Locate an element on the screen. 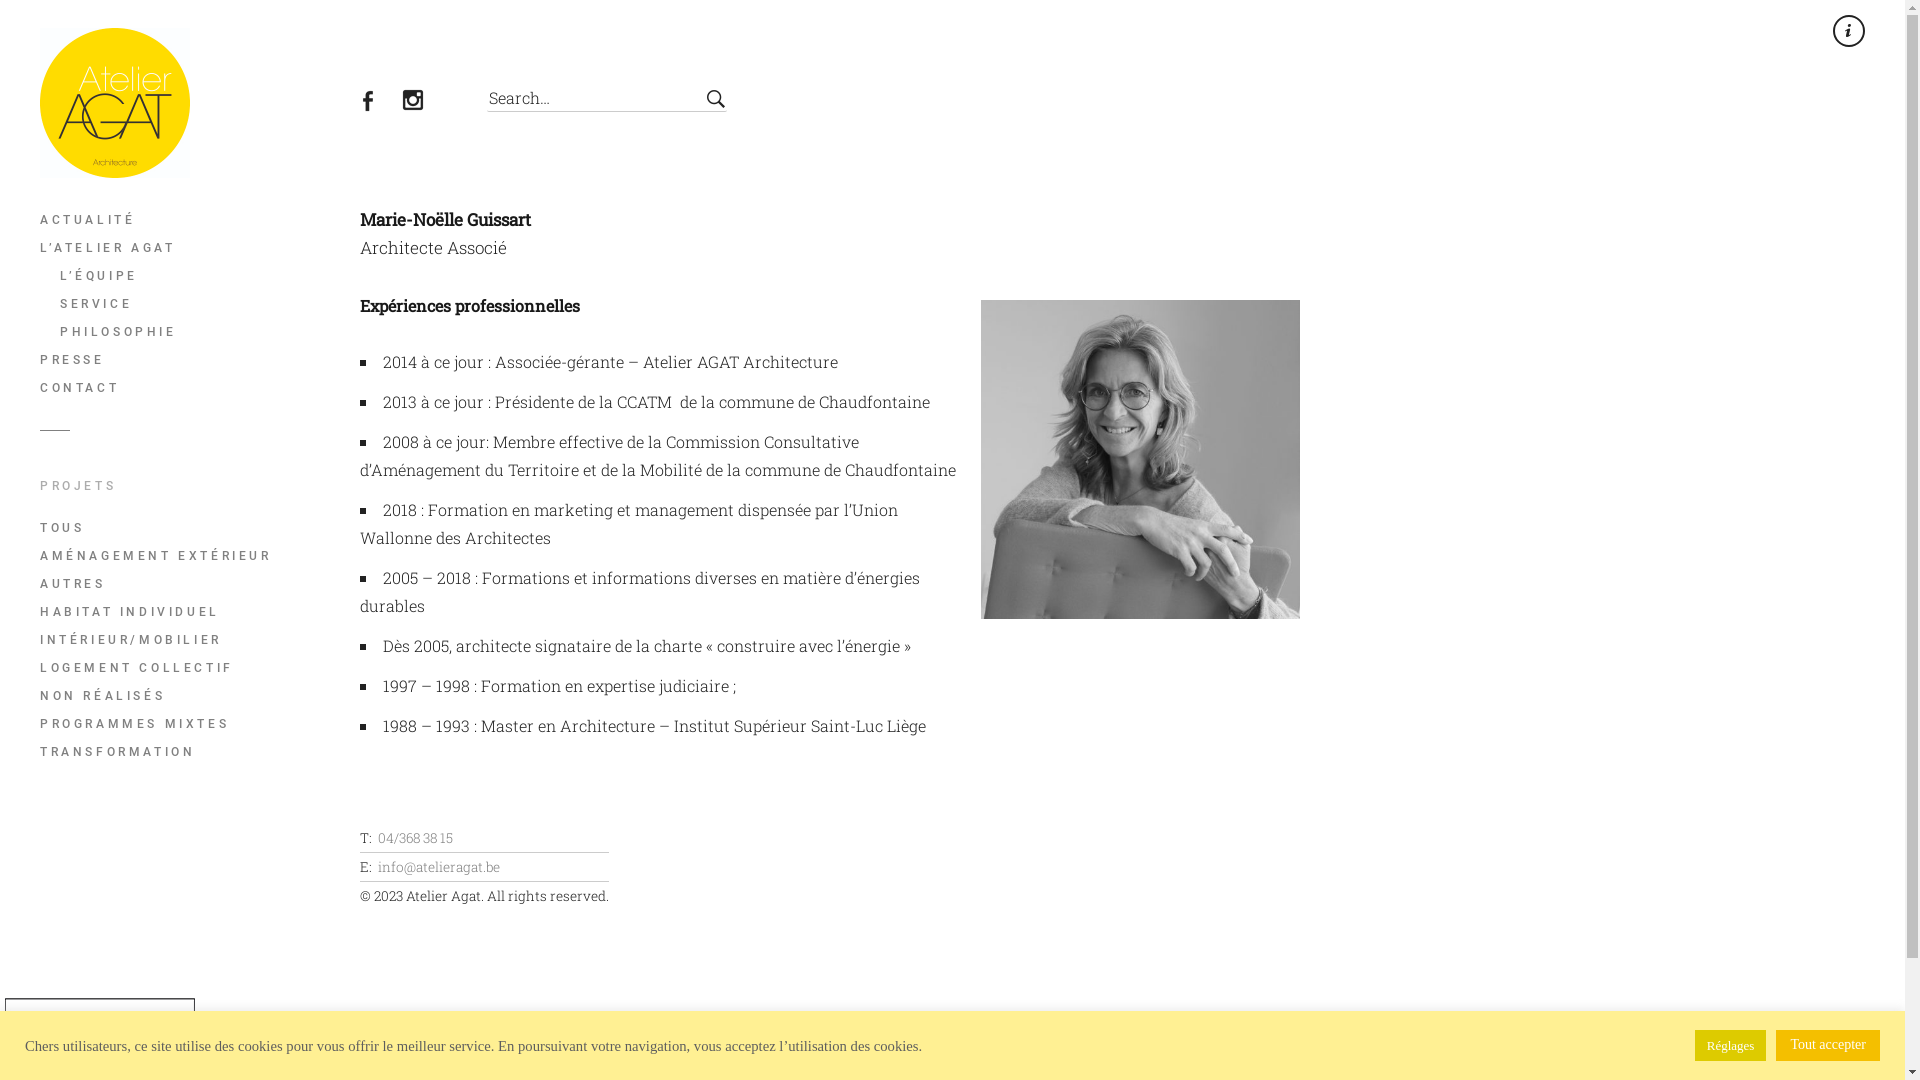 The width and height of the screenshot is (1920, 1080). 'Tout accepter' is located at coordinates (1828, 1044).